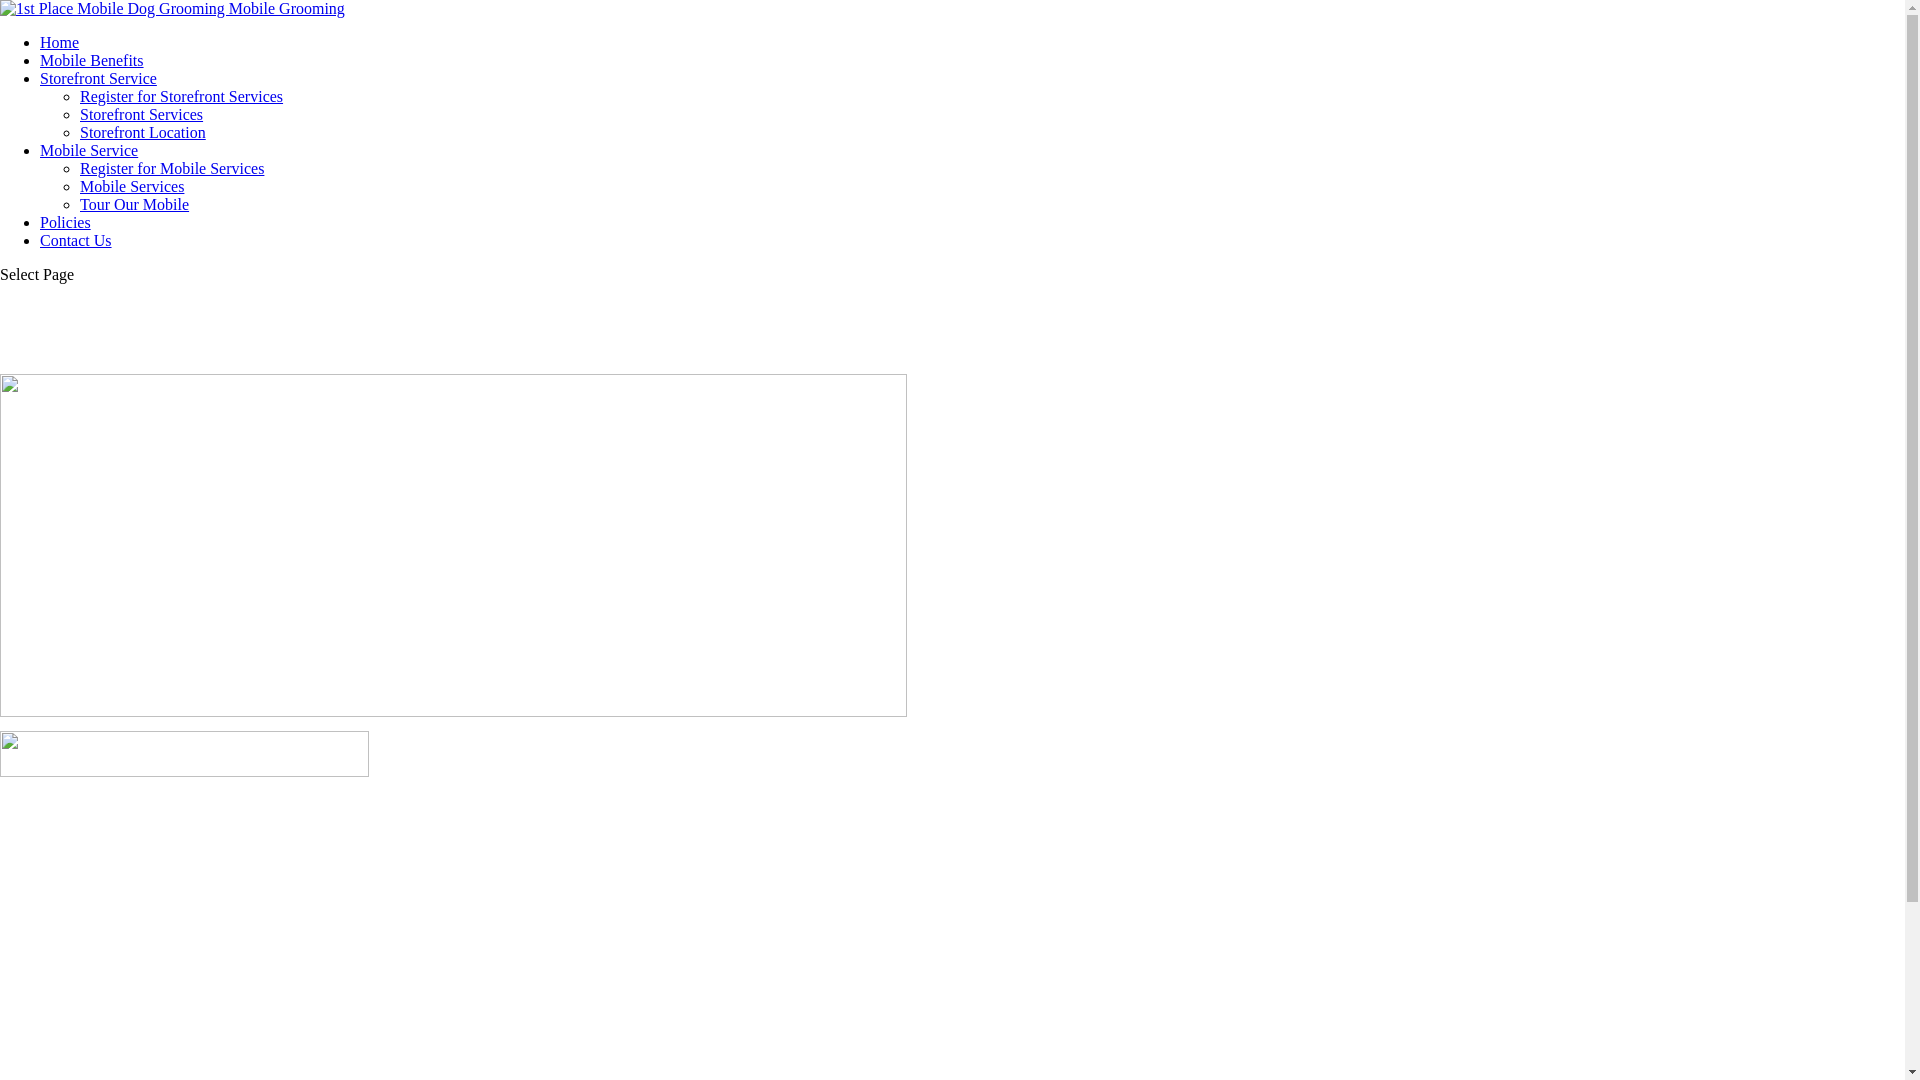 This screenshot has width=1920, height=1080. What do you see at coordinates (76, 239) in the screenshot?
I see `'Contact Us'` at bounding box center [76, 239].